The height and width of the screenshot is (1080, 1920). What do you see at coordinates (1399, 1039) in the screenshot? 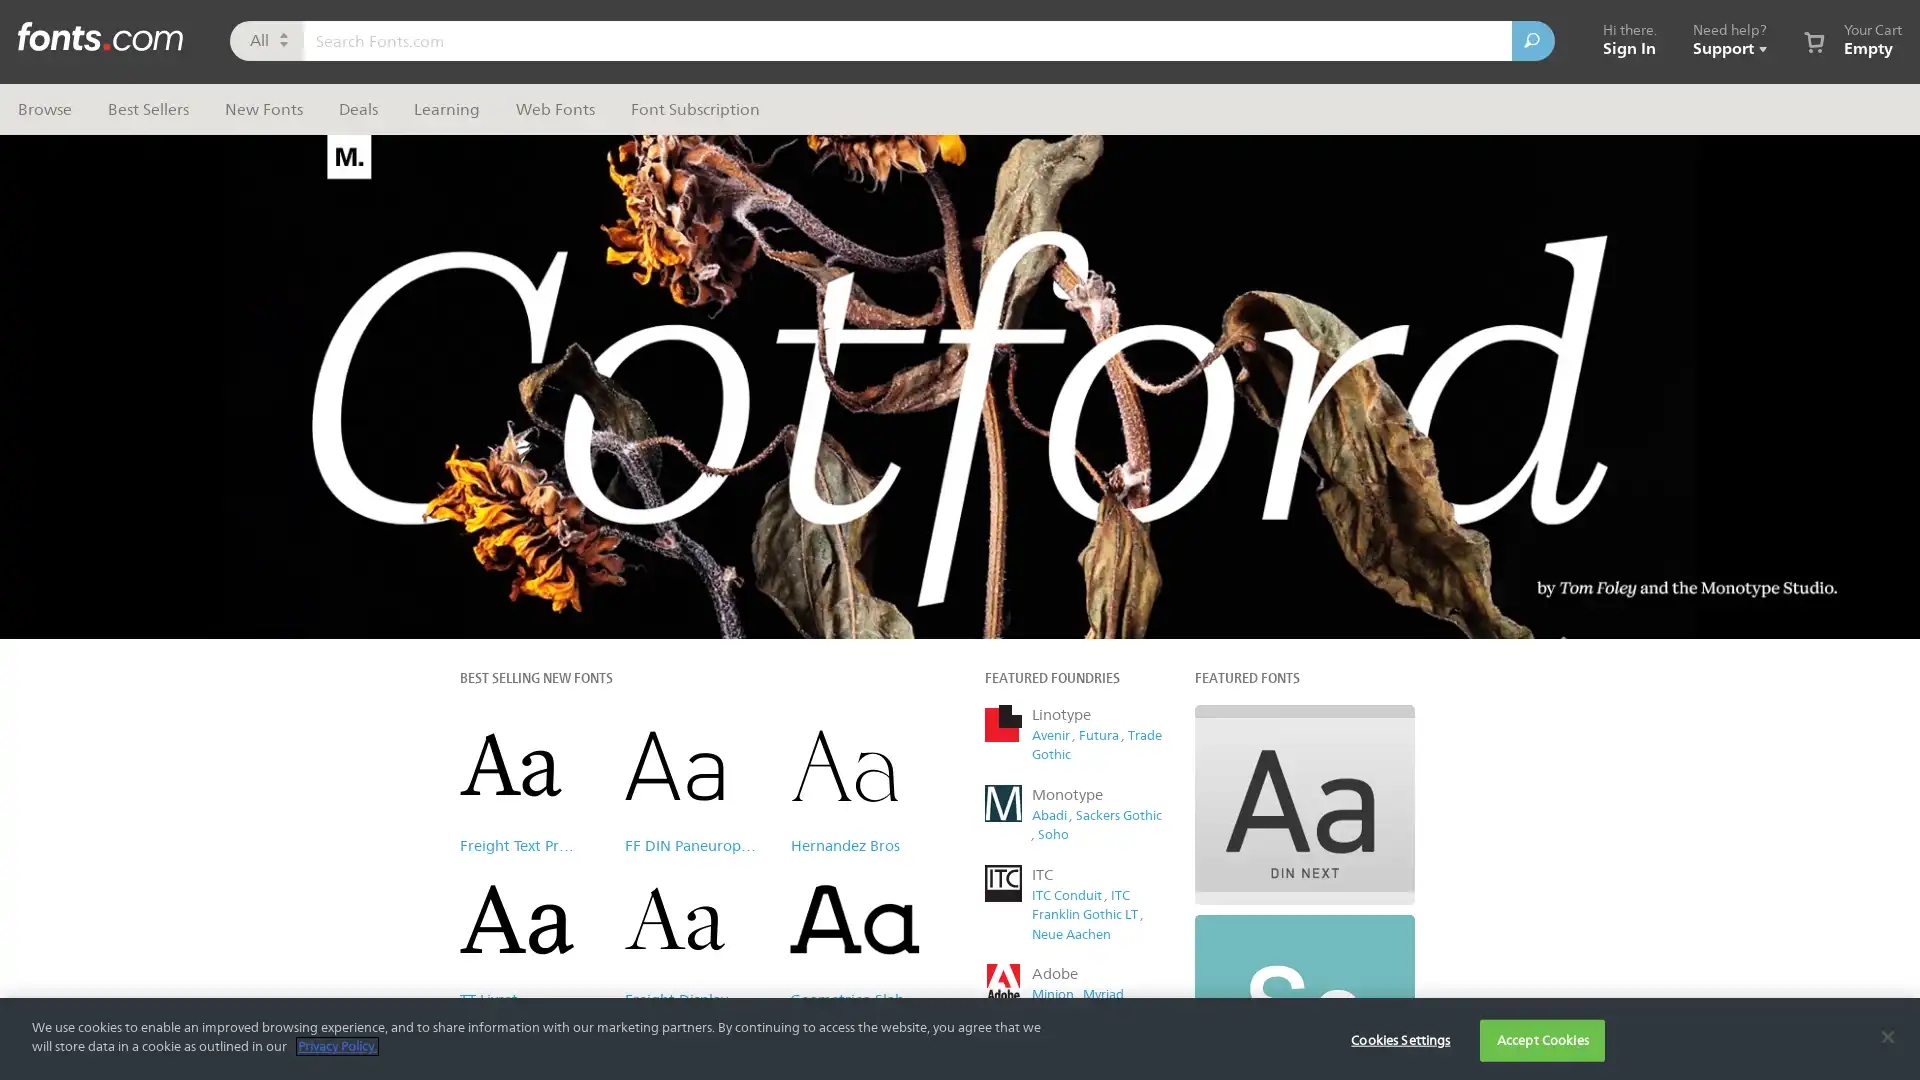
I see `Cookies Settings` at bounding box center [1399, 1039].